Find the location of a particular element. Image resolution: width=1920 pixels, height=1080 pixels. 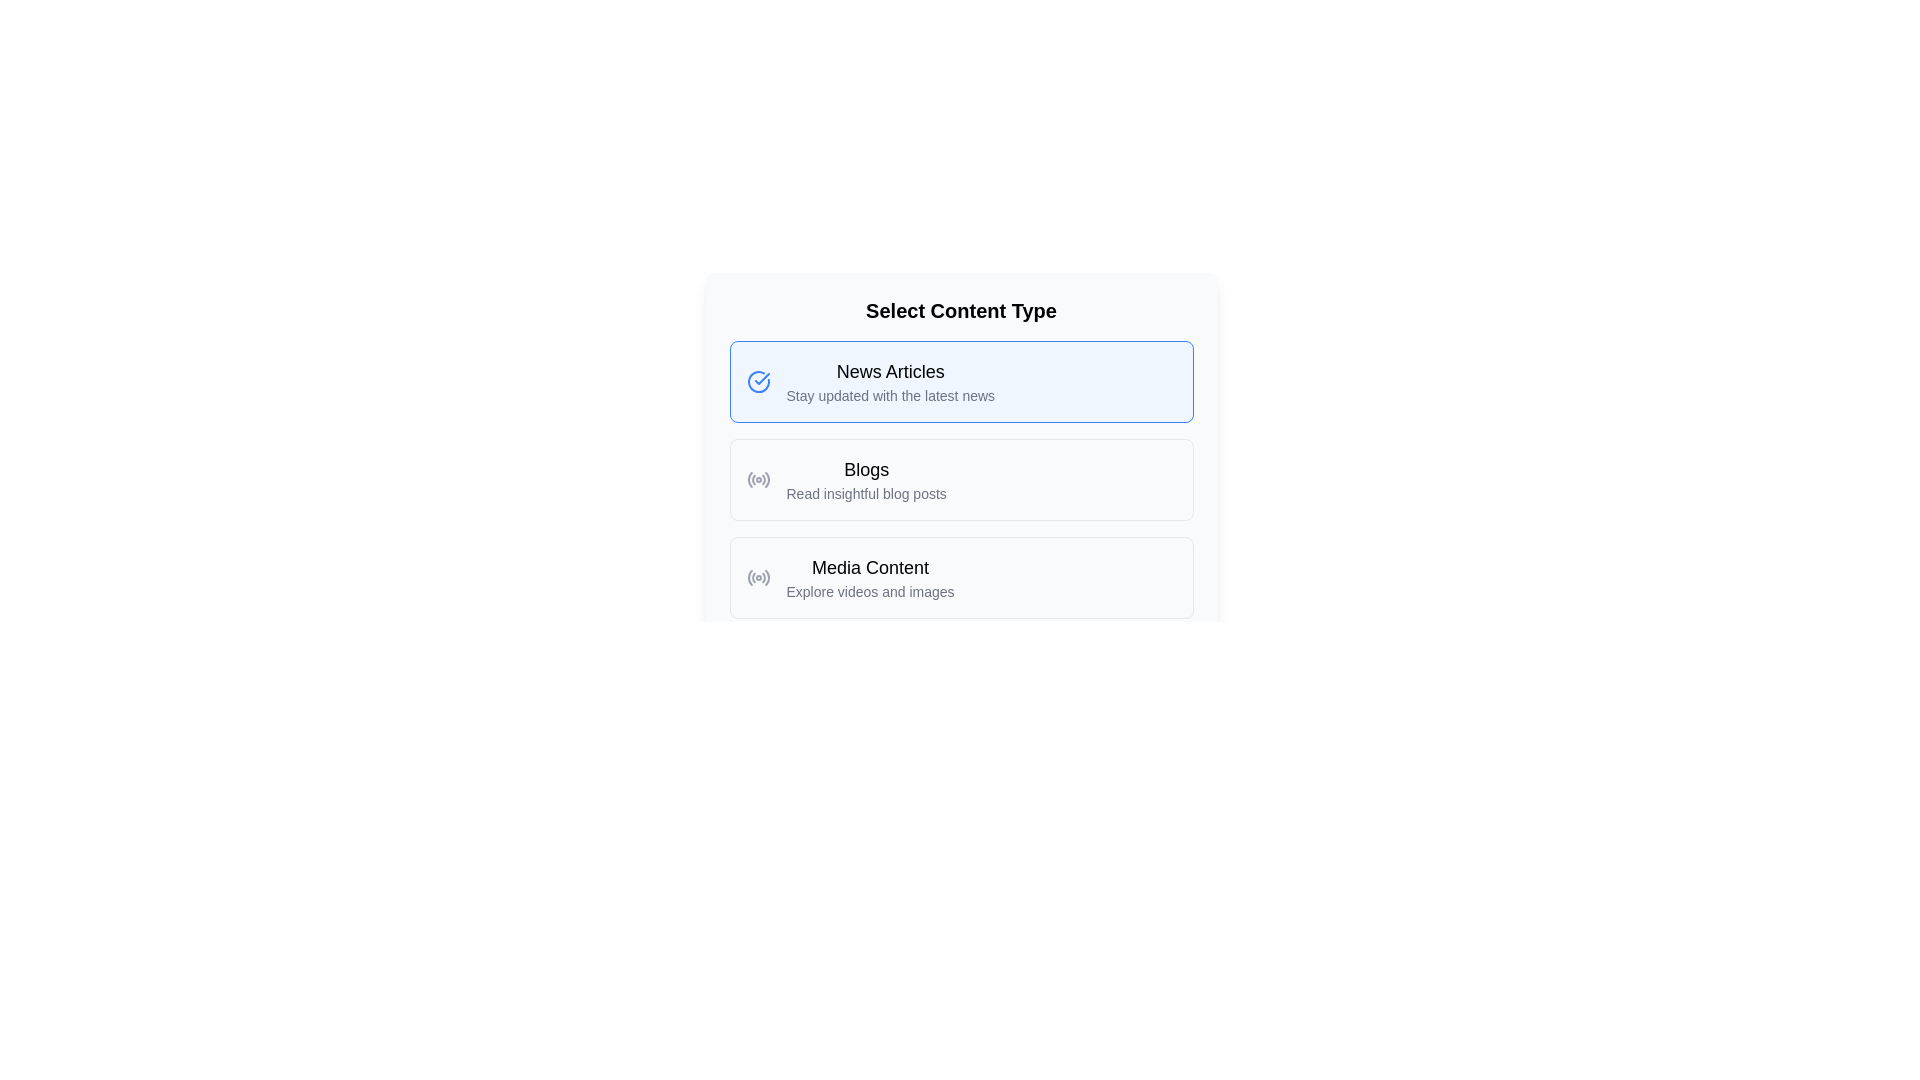

the static label representing the third selectable option in the content type selection menu, which is located between 'News Articles' and 'Blogs' is located at coordinates (870, 567).